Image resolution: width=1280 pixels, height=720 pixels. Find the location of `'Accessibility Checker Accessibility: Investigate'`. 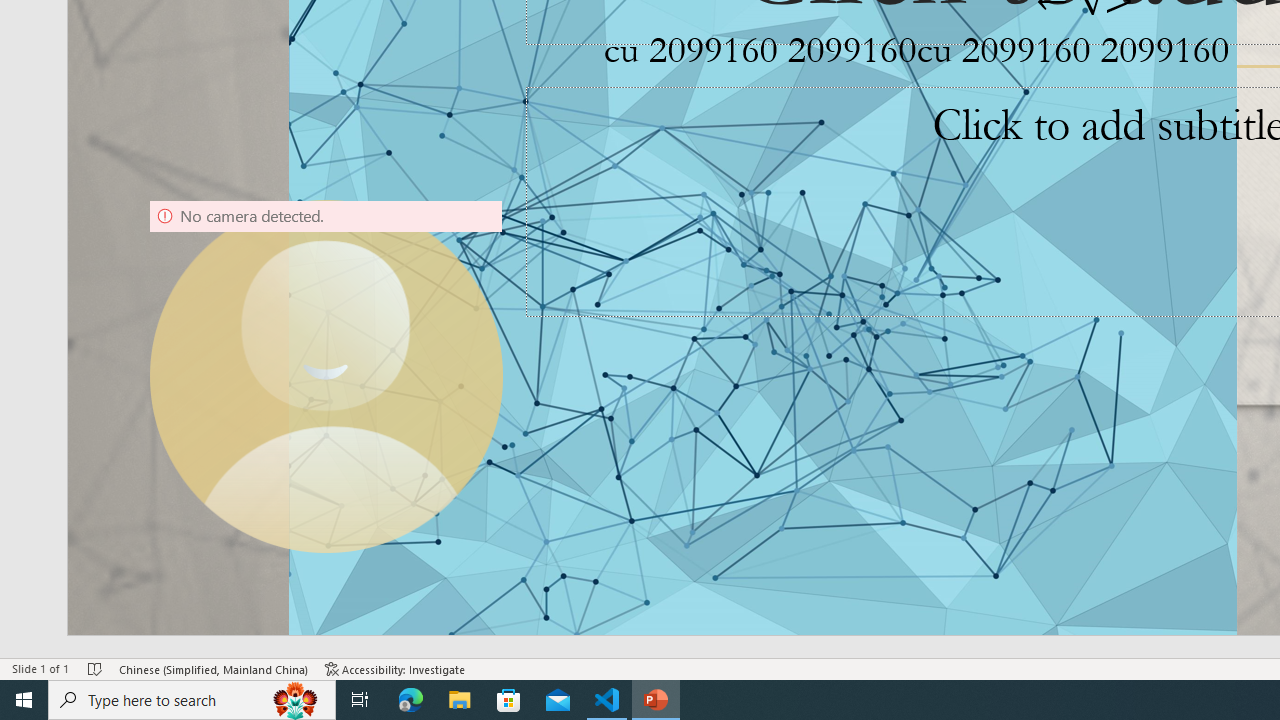

'Accessibility Checker Accessibility: Investigate' is located at coordinates (395, 669).